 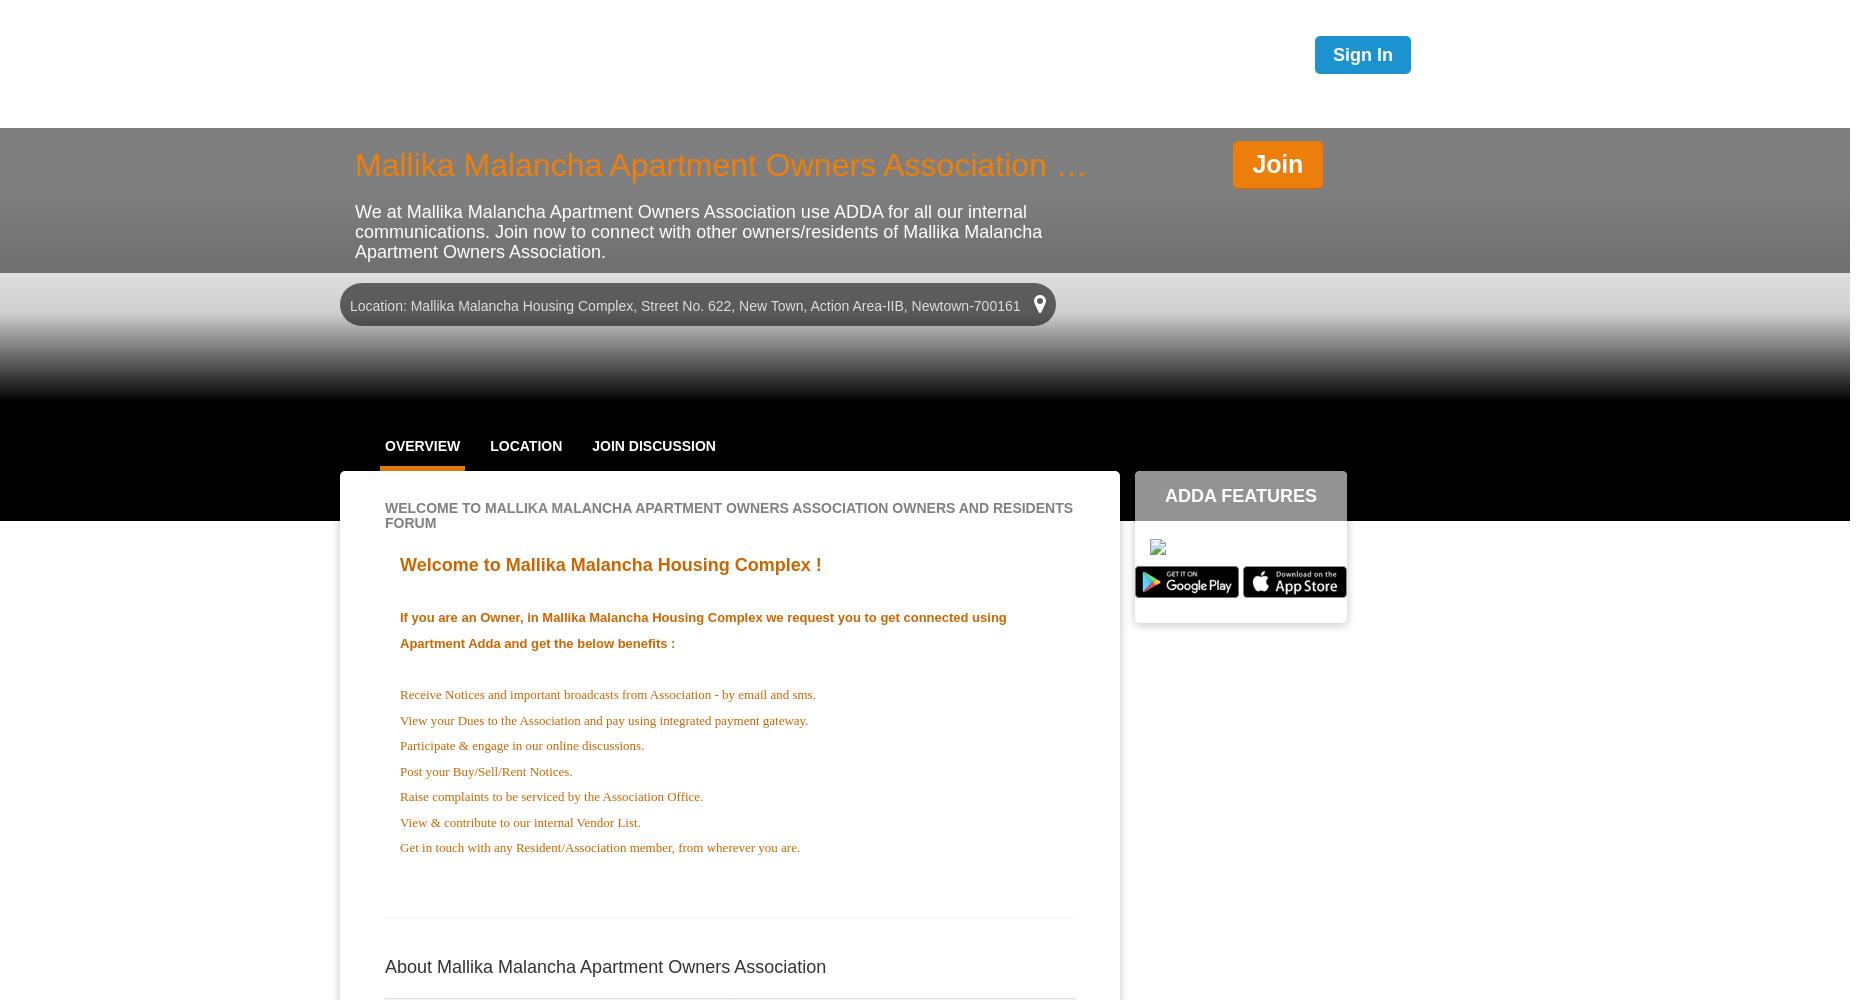 I want to click on 'Welcome to Mallika Malancha Housing Complex !', so click(x=609, y=564).